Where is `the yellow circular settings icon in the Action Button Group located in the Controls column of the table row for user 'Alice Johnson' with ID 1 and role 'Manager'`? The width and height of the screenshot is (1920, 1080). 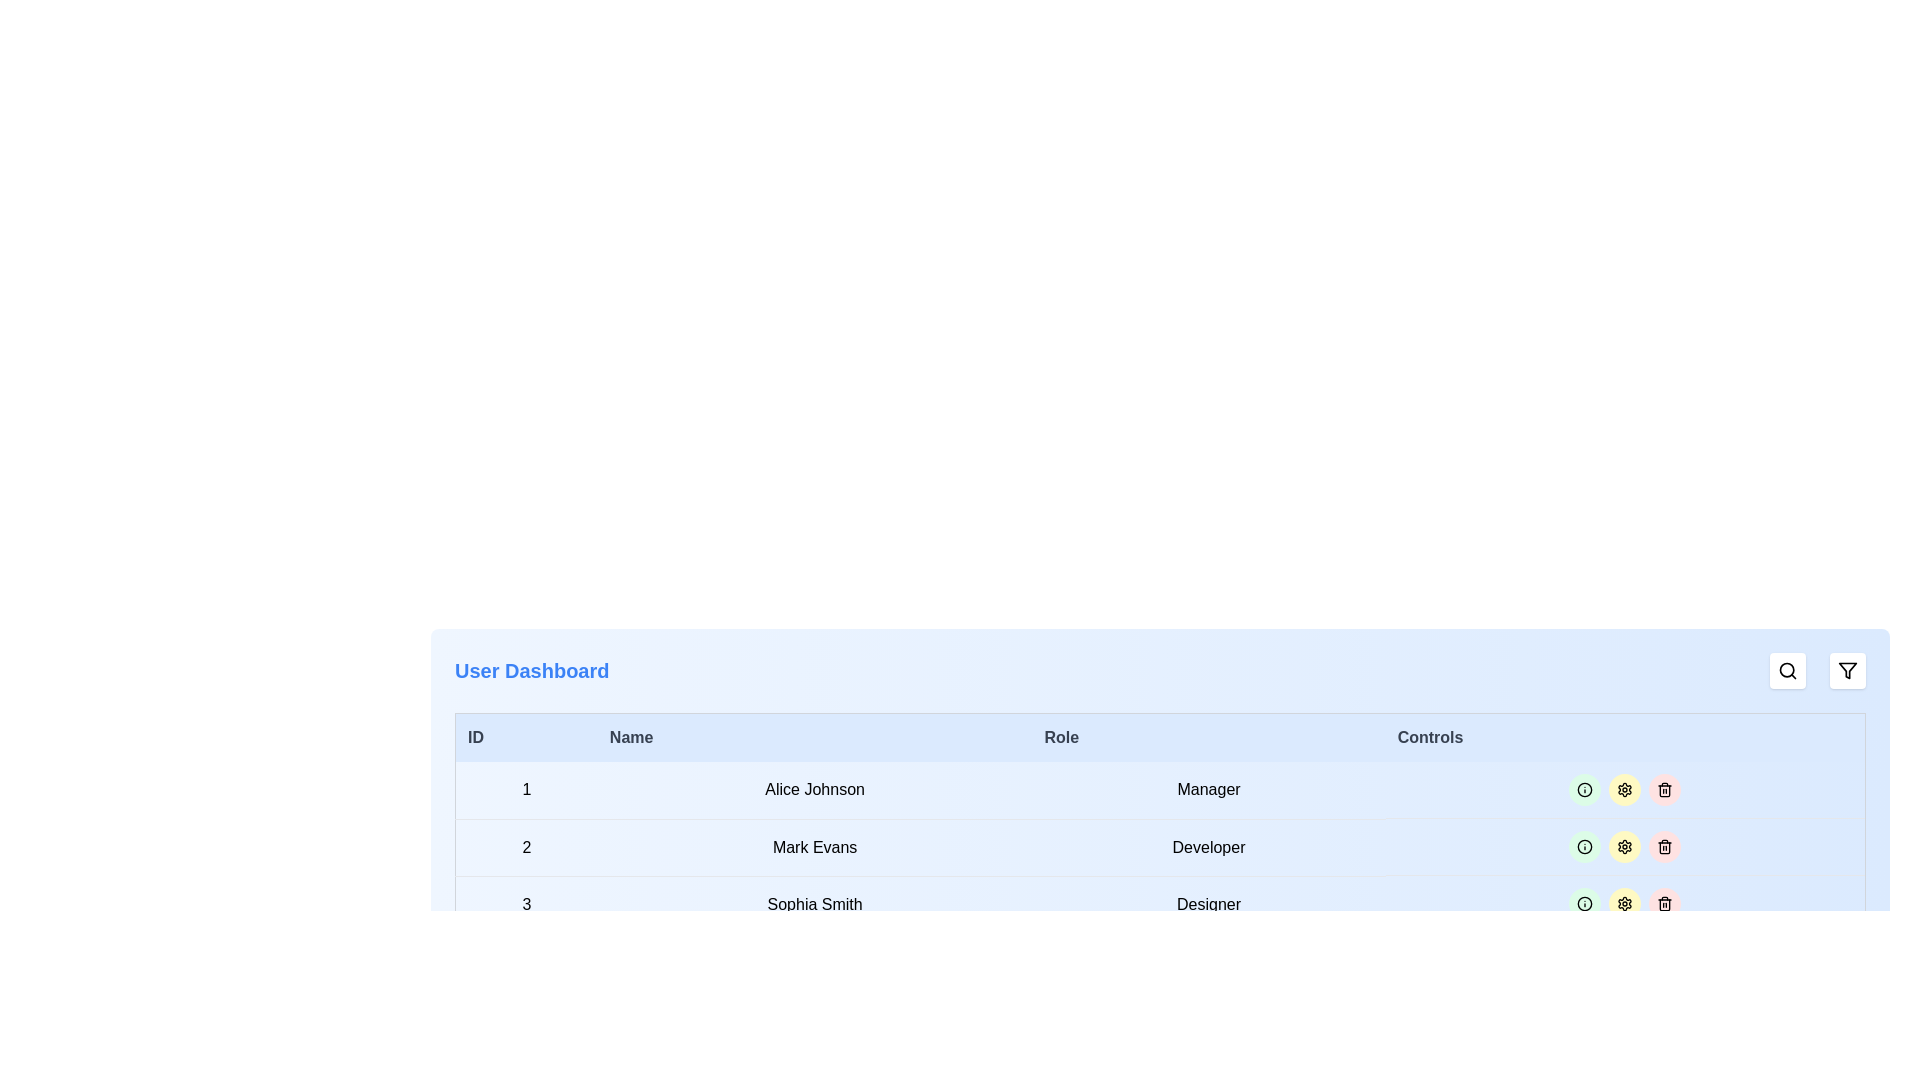
the yellow circular settings icon in the Action Button Group located in the Controls column of the table row for user 'Alice Johnson' with ID 1 and role 'Manager' is located at coordinates (1625, 789).